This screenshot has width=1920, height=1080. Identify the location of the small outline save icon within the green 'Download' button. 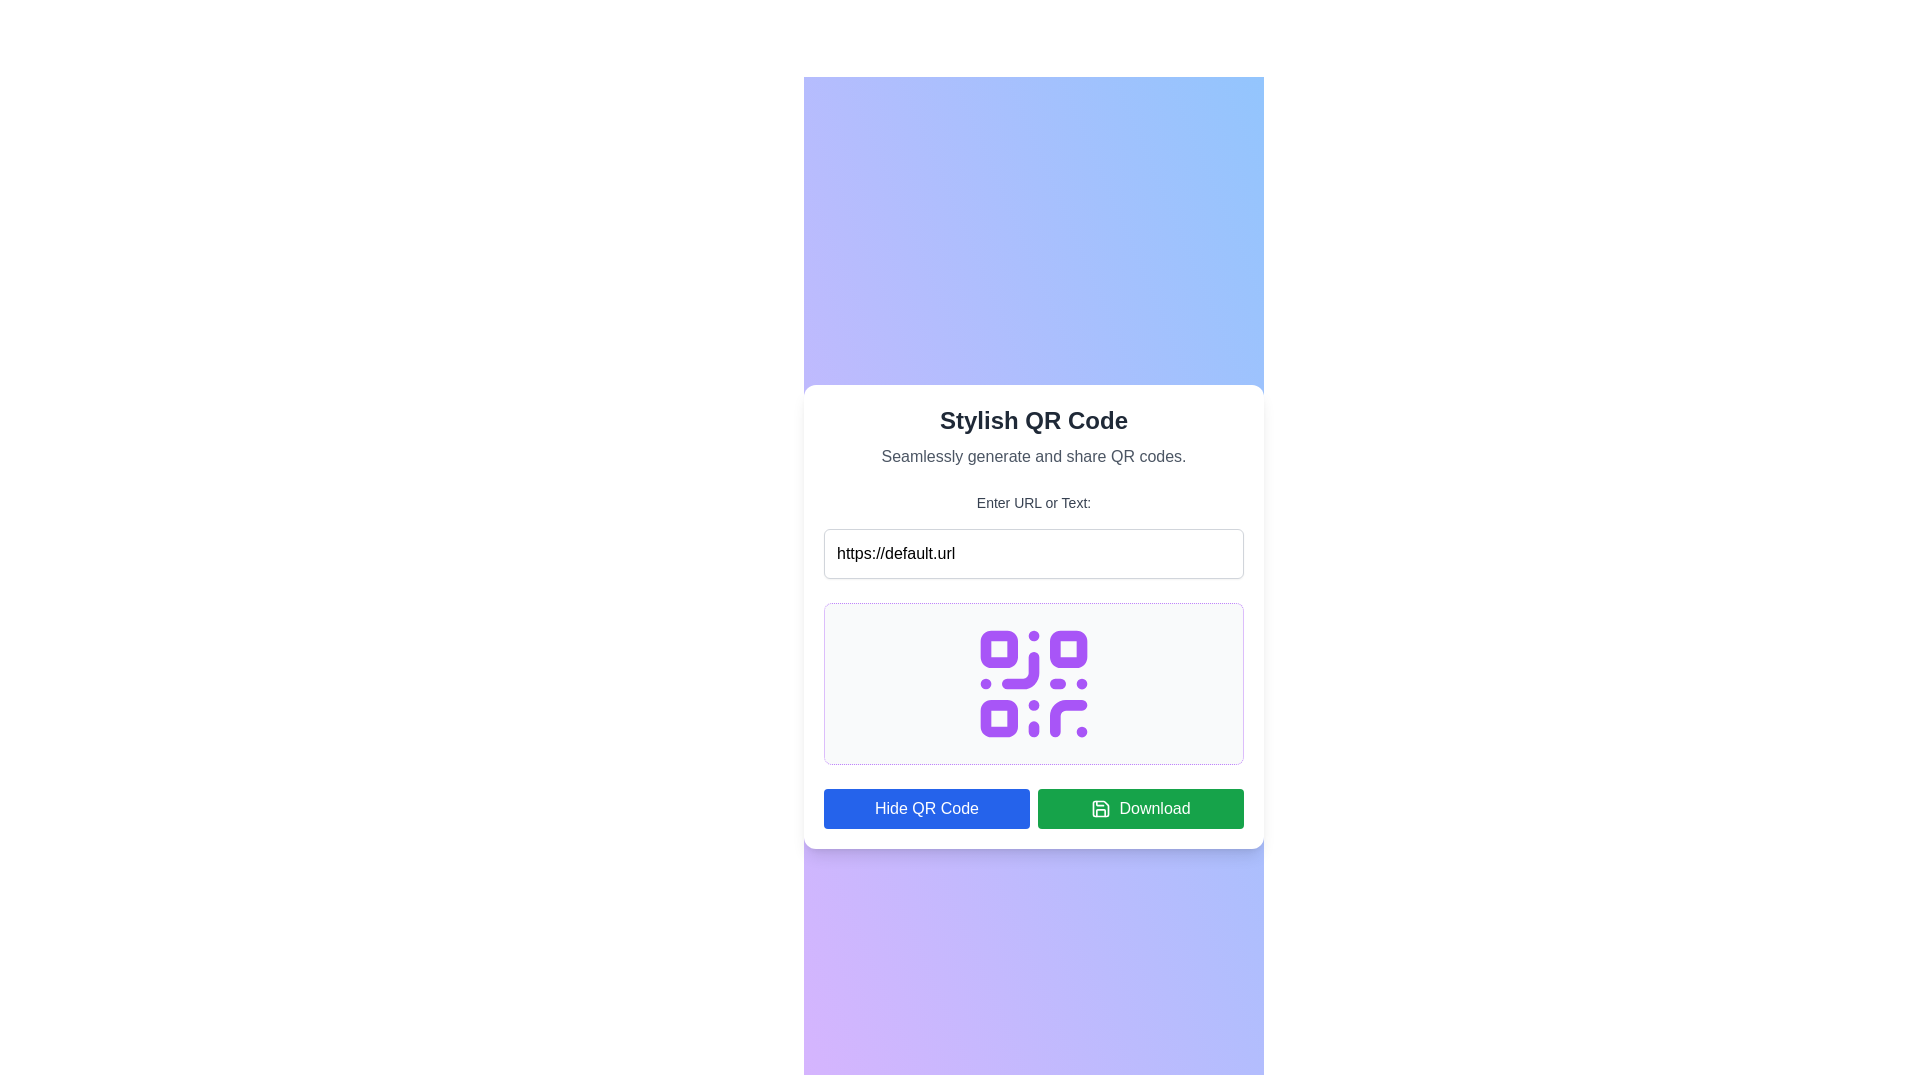
(1100, 808).